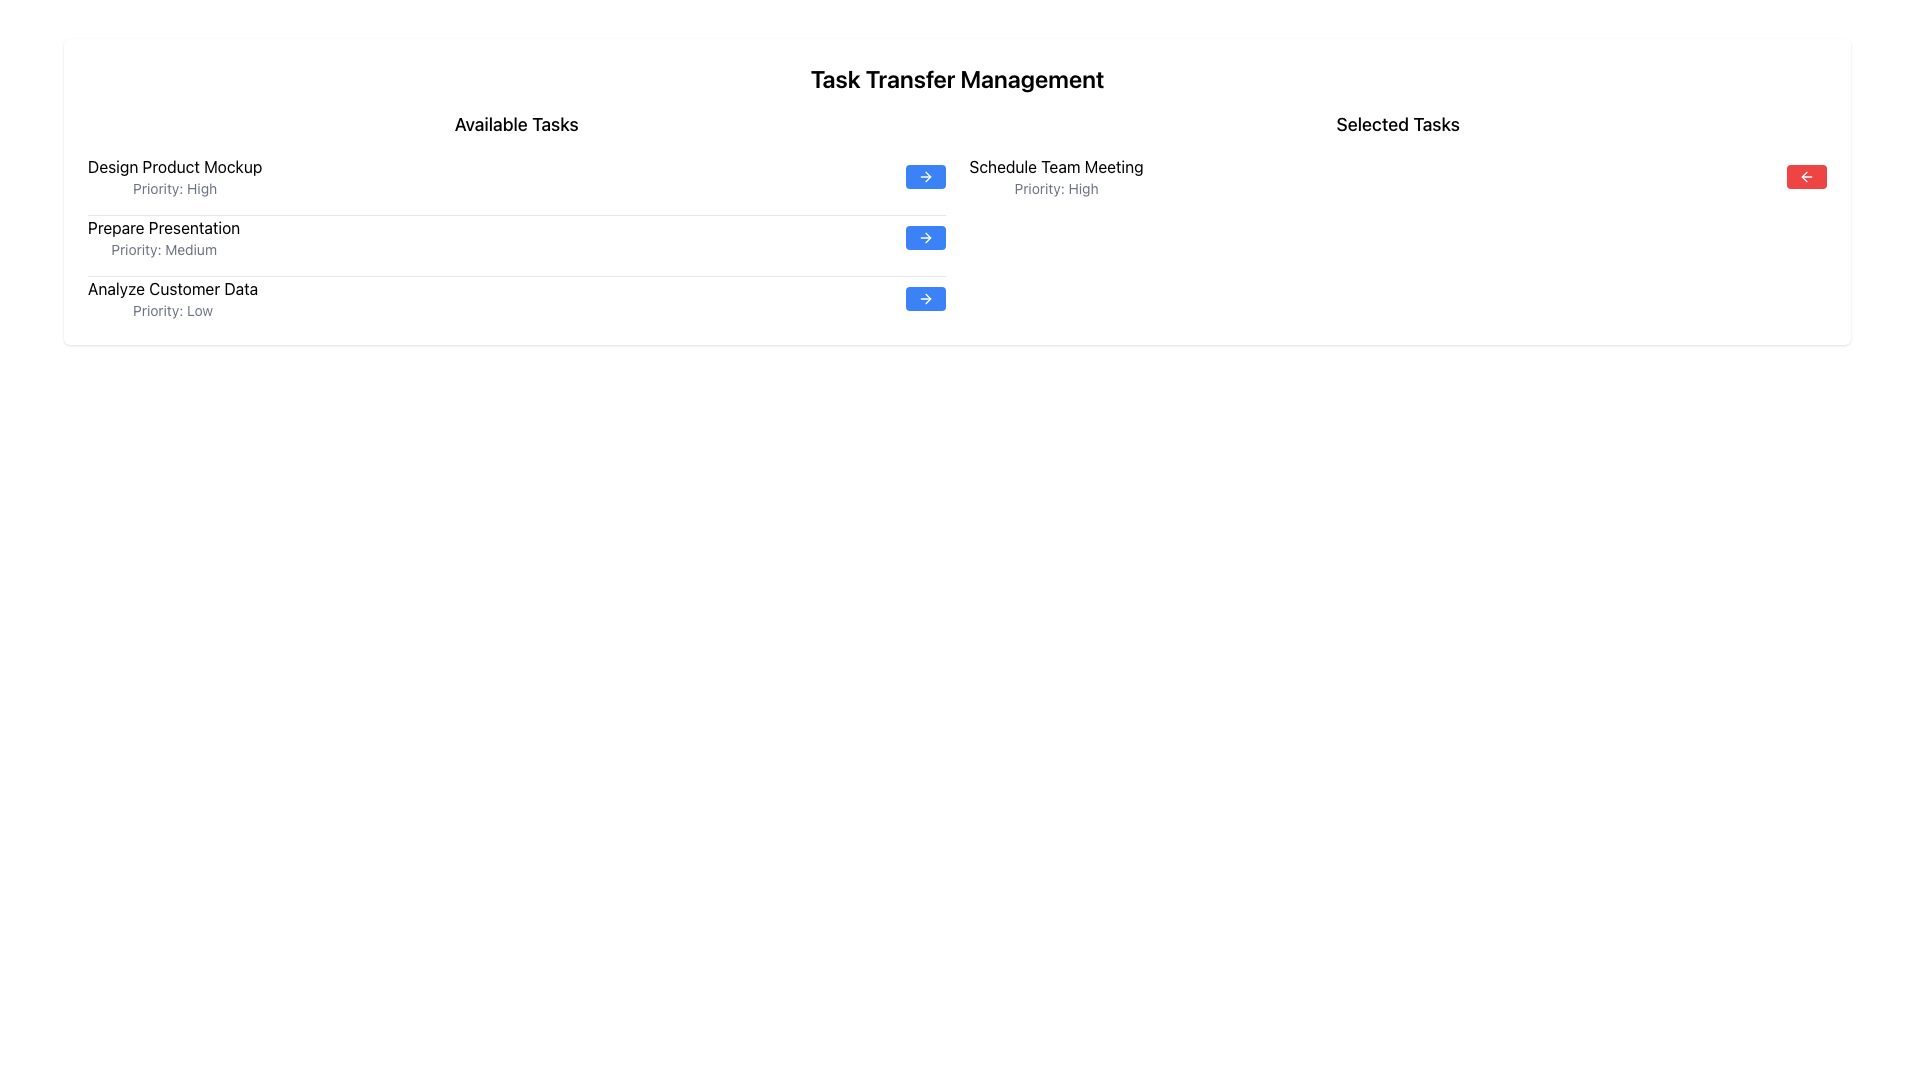 The image size is (1920, 1080). Describe the element at coordinates (924, 237) in the screenshot. I see `the rightward-pointing arrow icon, which is styled with a thin stroke and rounded ends, located on a blue circular button` at that location.